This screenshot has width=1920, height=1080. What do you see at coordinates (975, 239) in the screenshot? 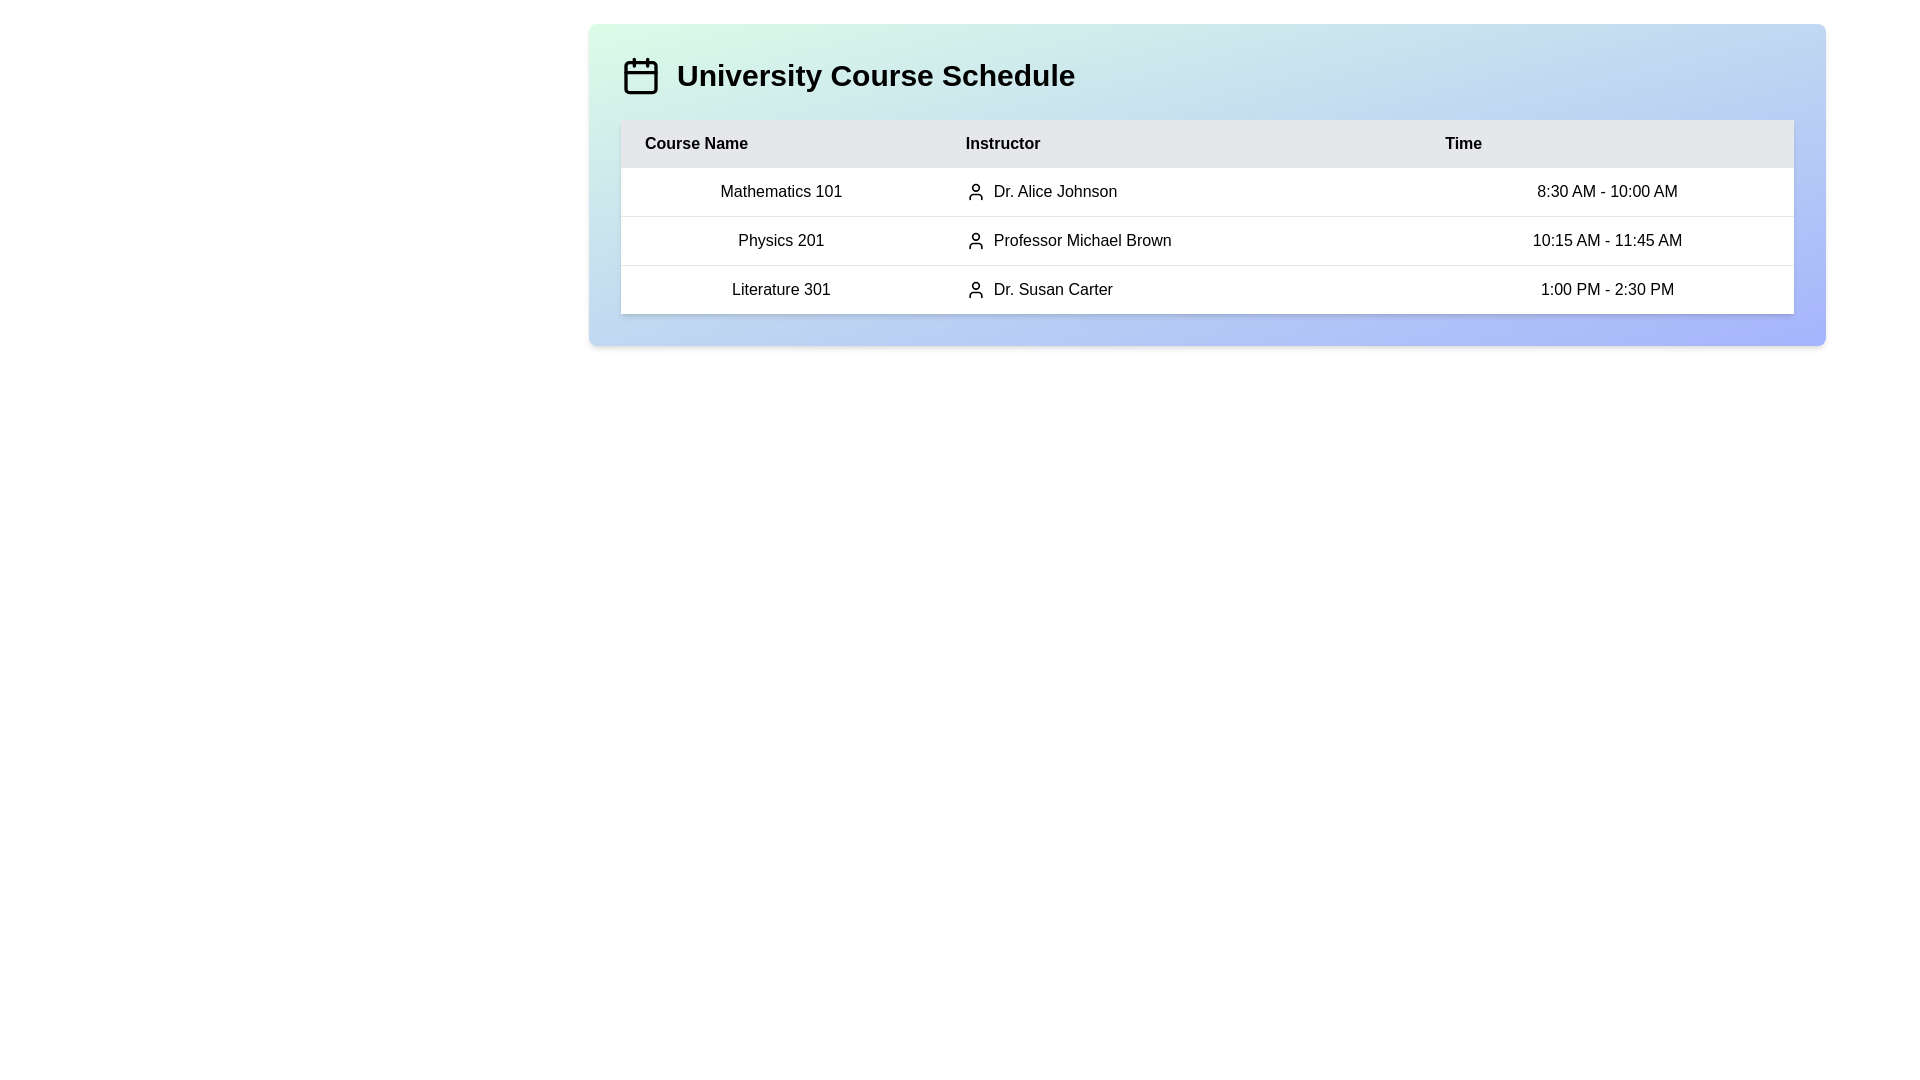
I see `the user profile icon representing 'Professor Michael Brown' located in the second row under the 'Instructor' column` at bounding box center [975, 239].